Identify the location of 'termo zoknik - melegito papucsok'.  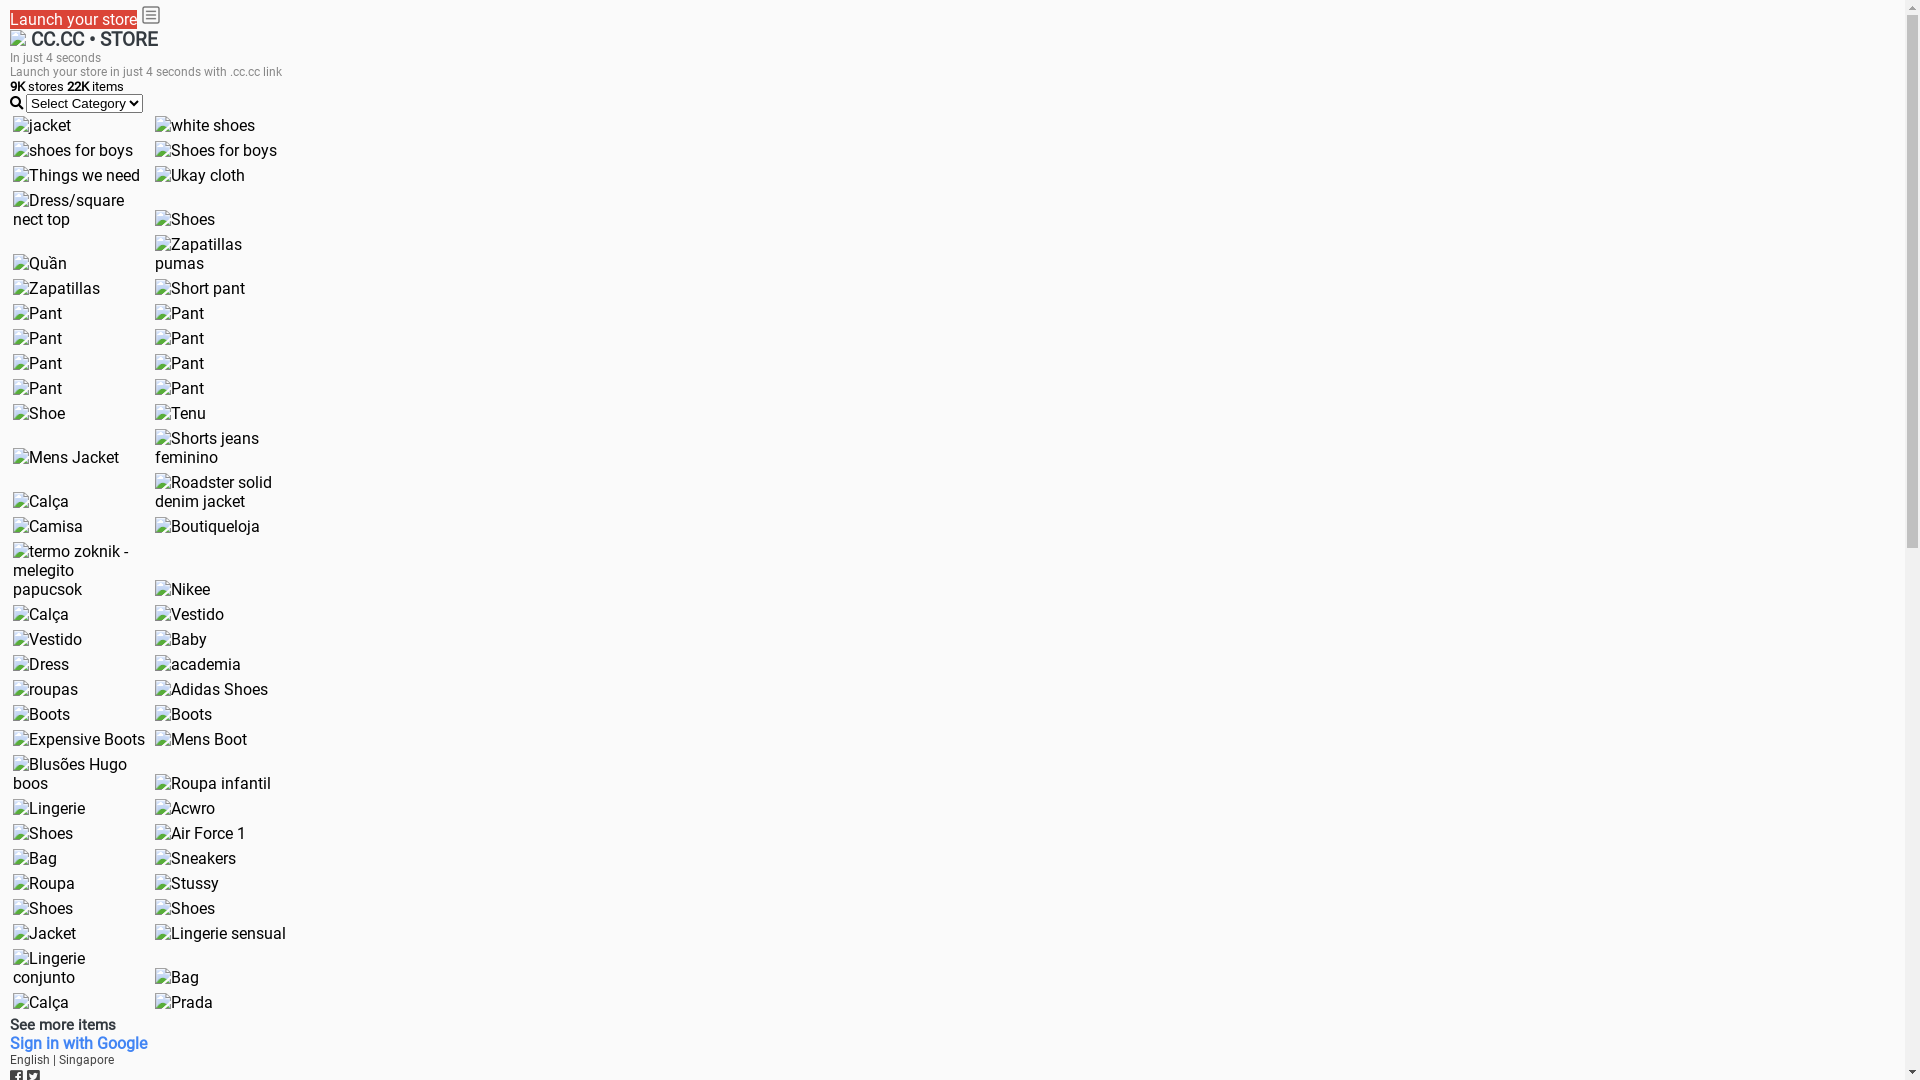
(78, 570).